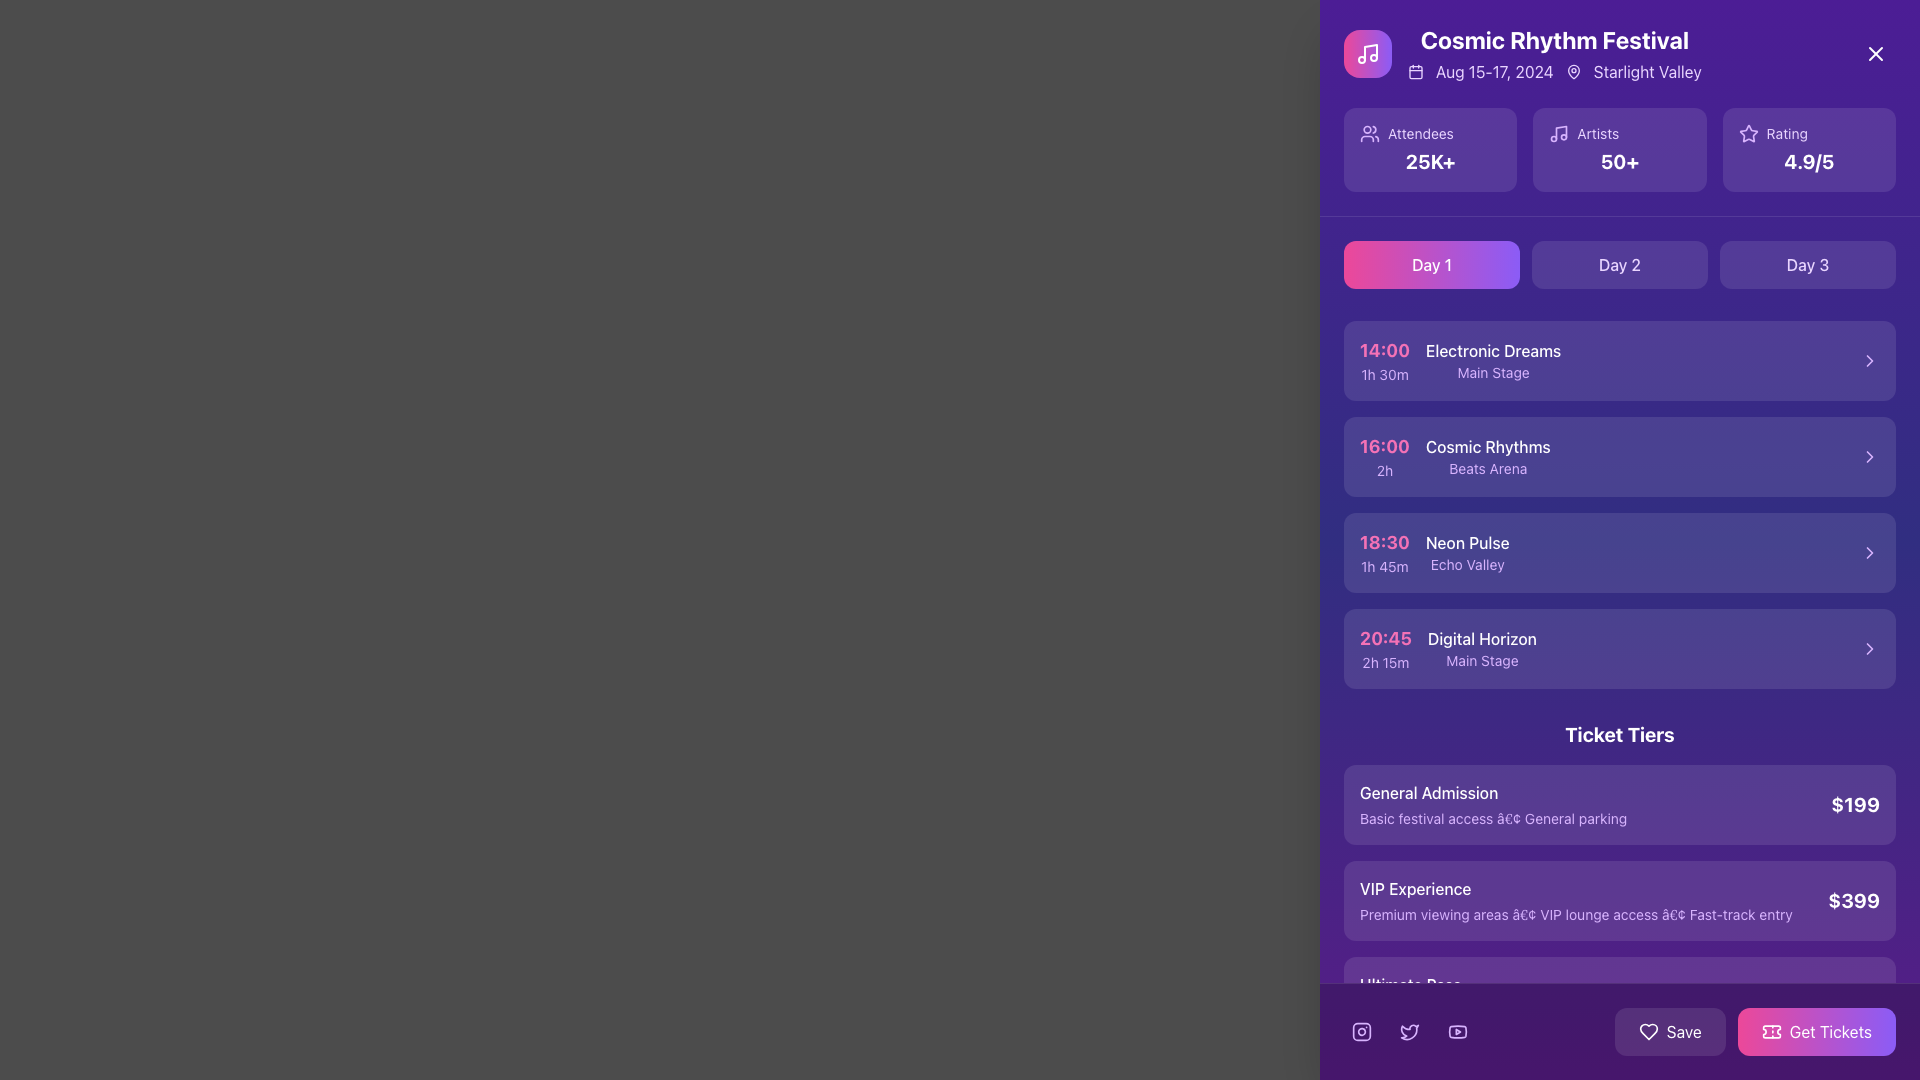 The image size is (1920, 1080). What do you see at coordinates (1648, 1032) in the screenshot?
I see `the heart-shaped icon button located` at bounding box center [1648, 1032].